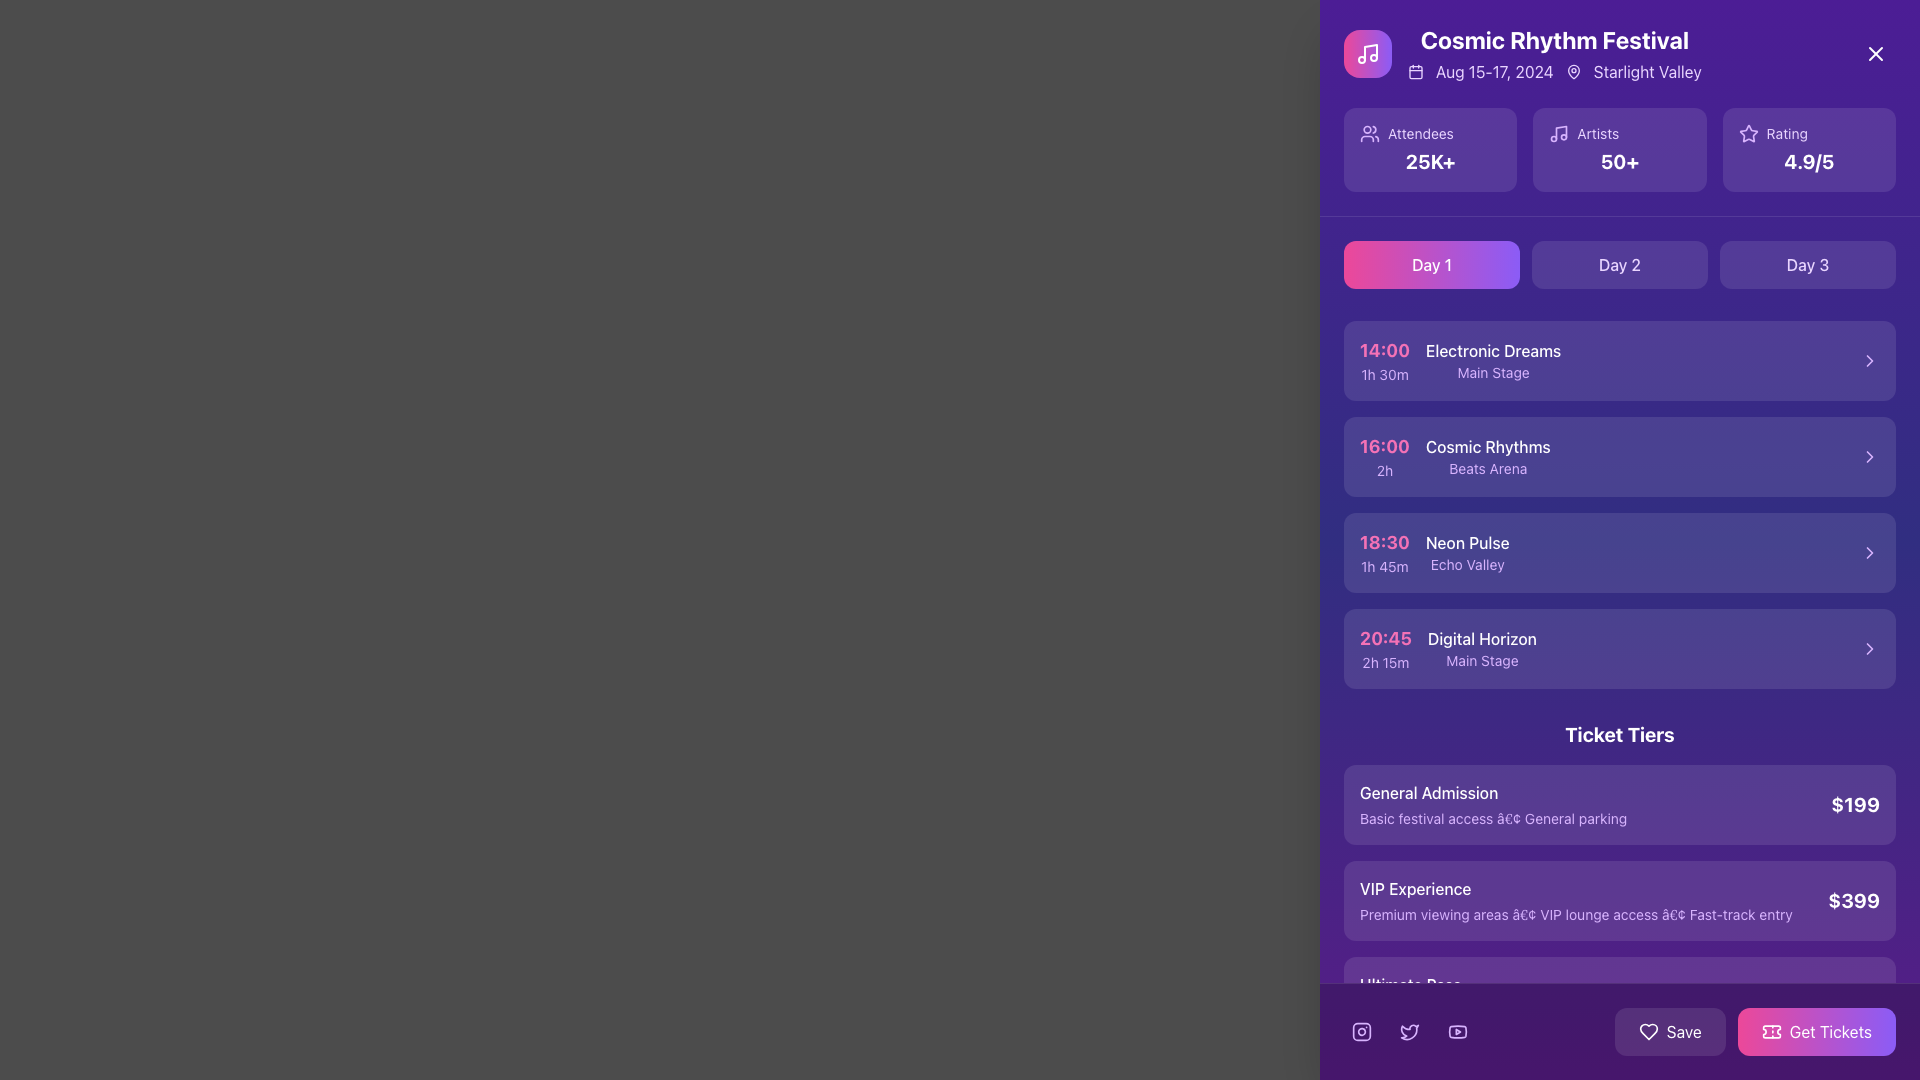 The image size is (1920, 1080). What do you see at coordinates (1648, 1032) in the screenshot?
I see `the heart-shaped icon button located` at bounding box center [1648, 1032].